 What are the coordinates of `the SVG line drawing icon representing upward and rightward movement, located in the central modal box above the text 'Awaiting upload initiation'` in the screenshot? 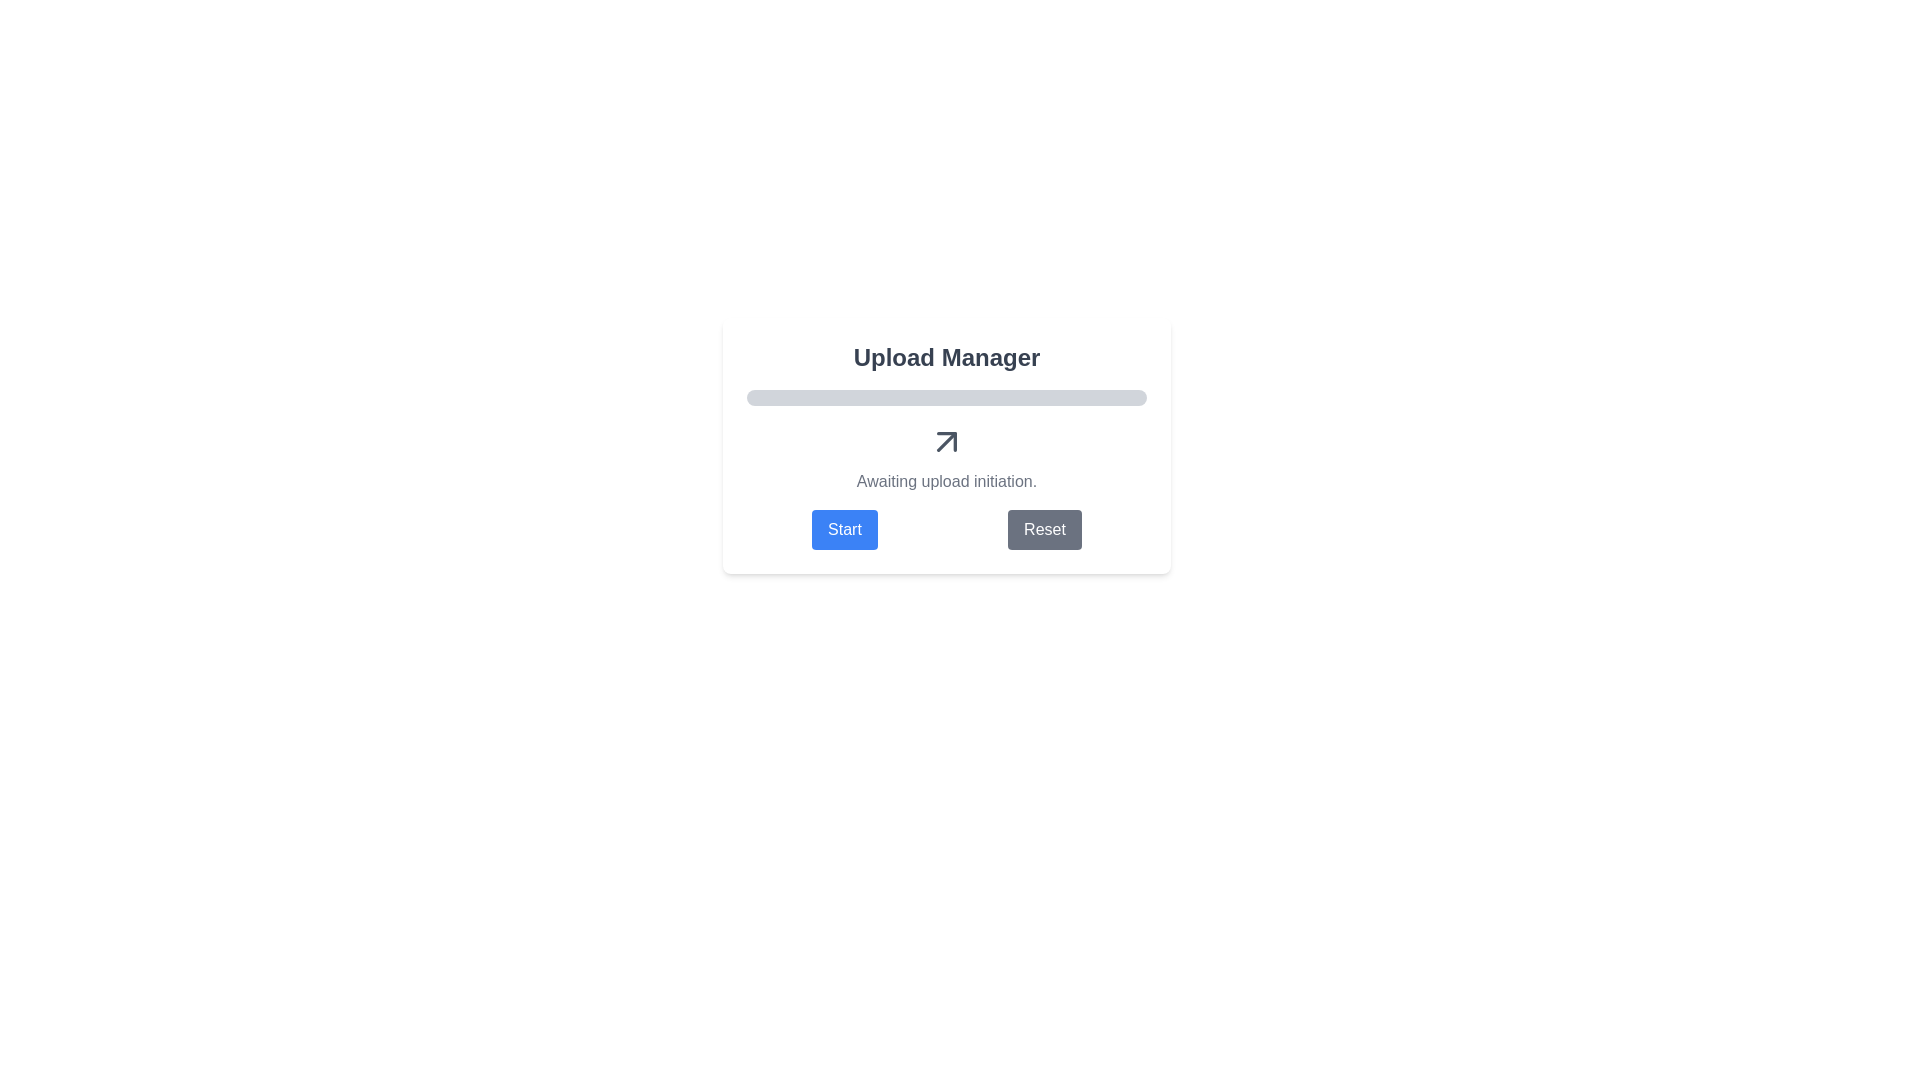 It's located at (945, 441).